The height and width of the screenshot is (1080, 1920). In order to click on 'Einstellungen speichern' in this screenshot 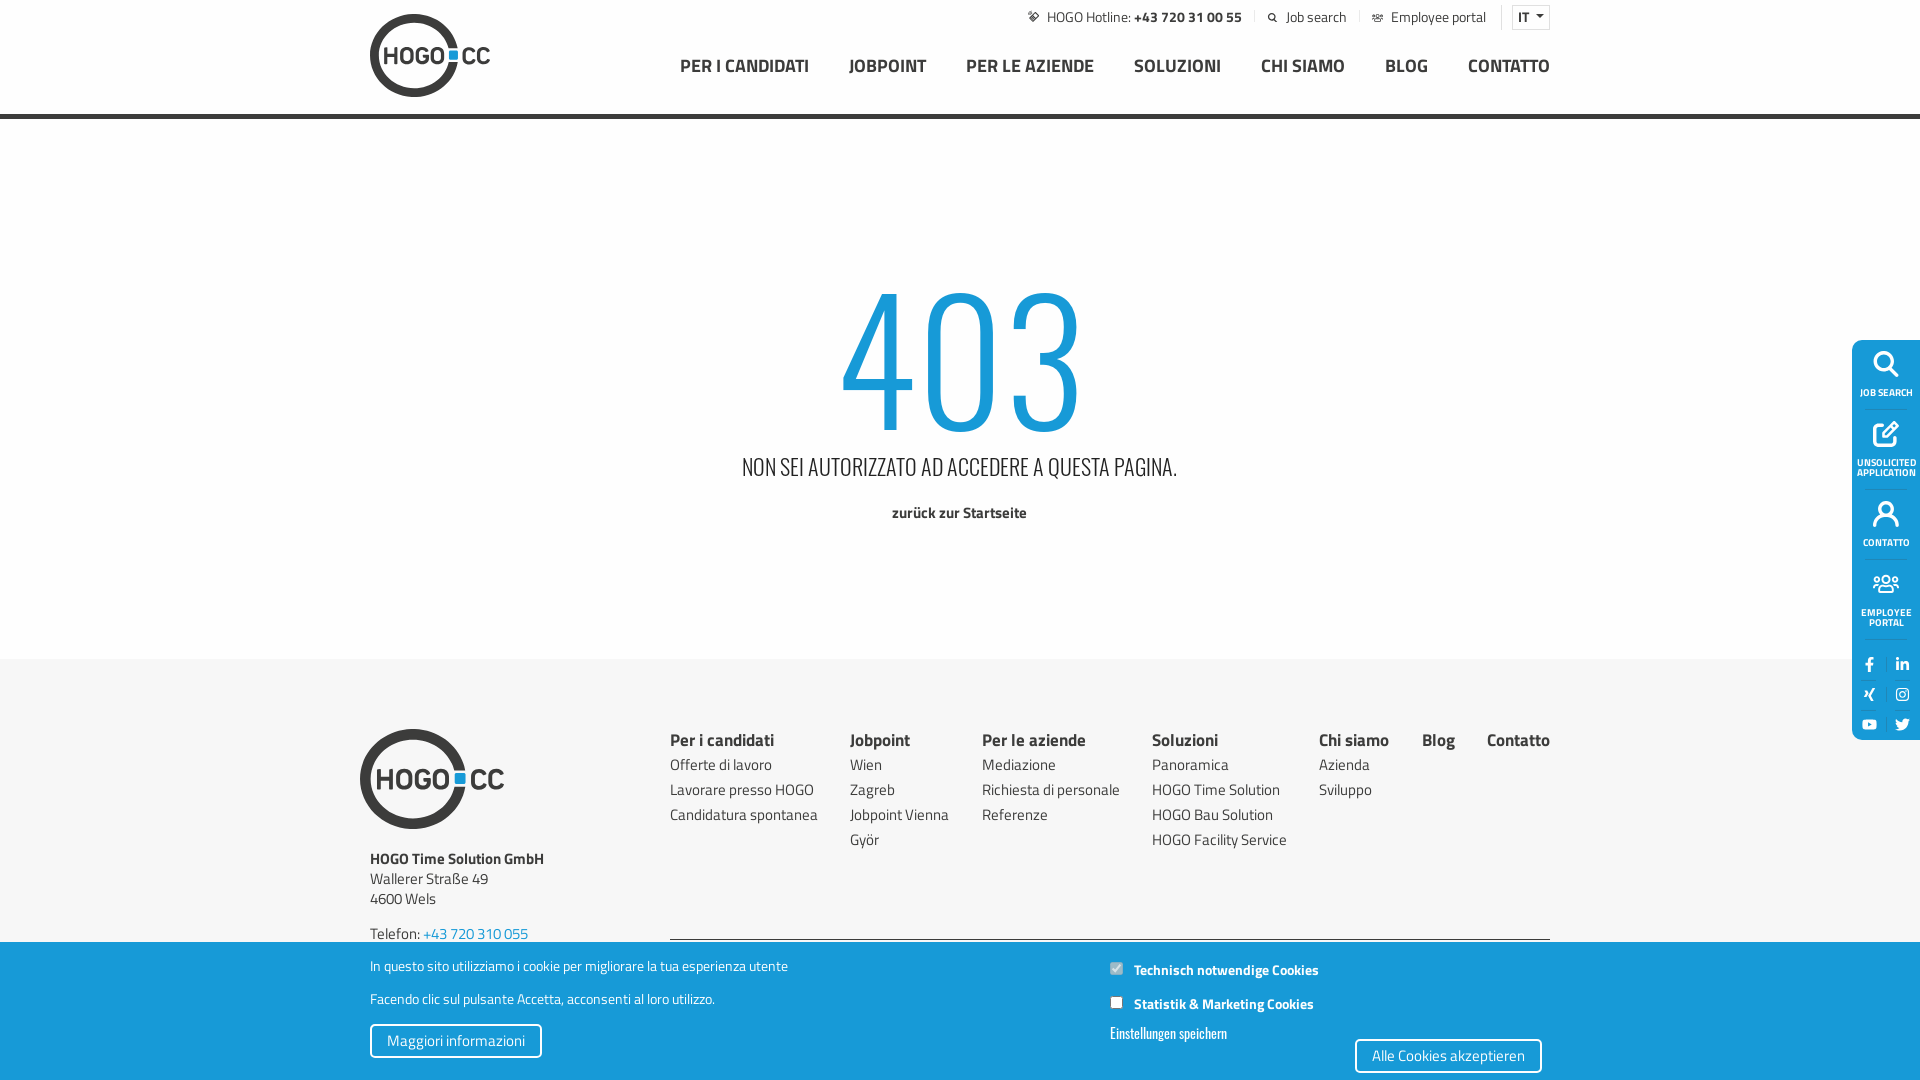, I will do `click(1168, 1033)`.